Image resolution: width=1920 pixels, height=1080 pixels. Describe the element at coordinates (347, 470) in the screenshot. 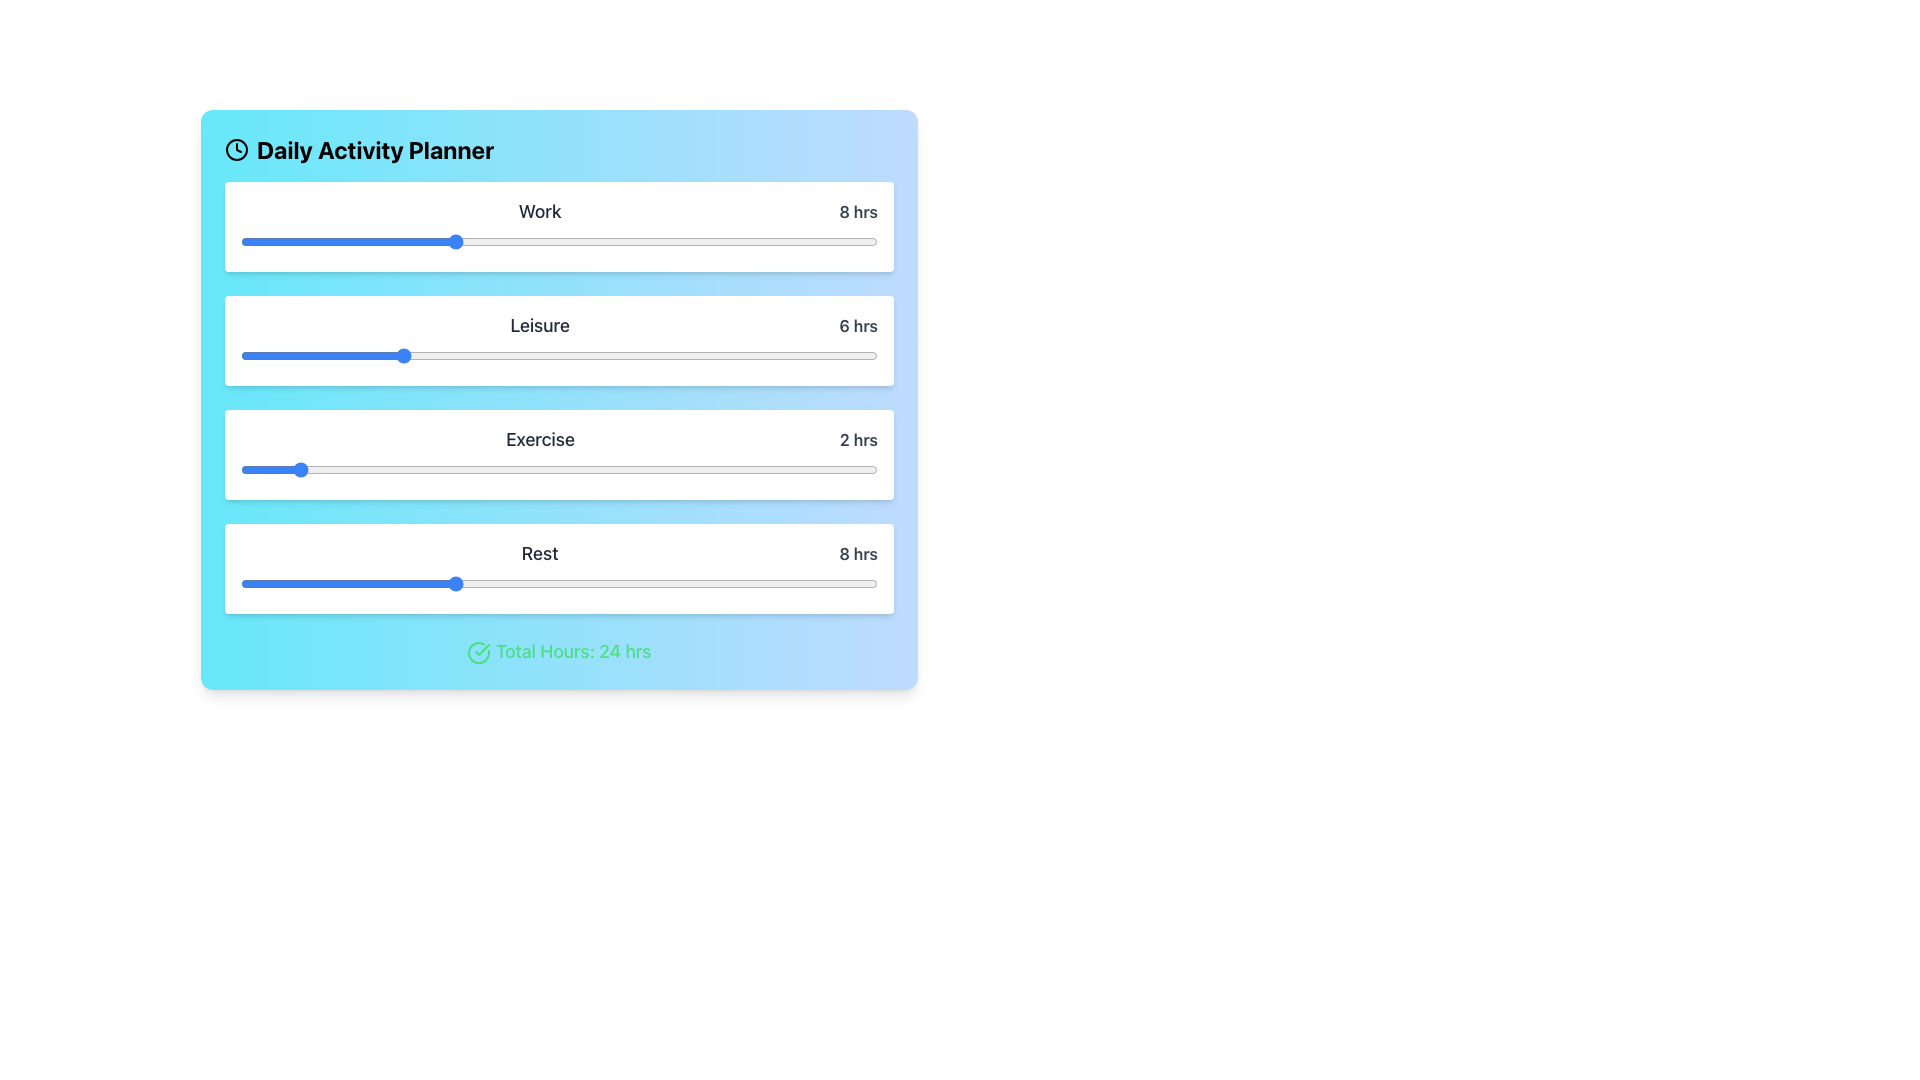

I see `the Exercise duration` at that location.